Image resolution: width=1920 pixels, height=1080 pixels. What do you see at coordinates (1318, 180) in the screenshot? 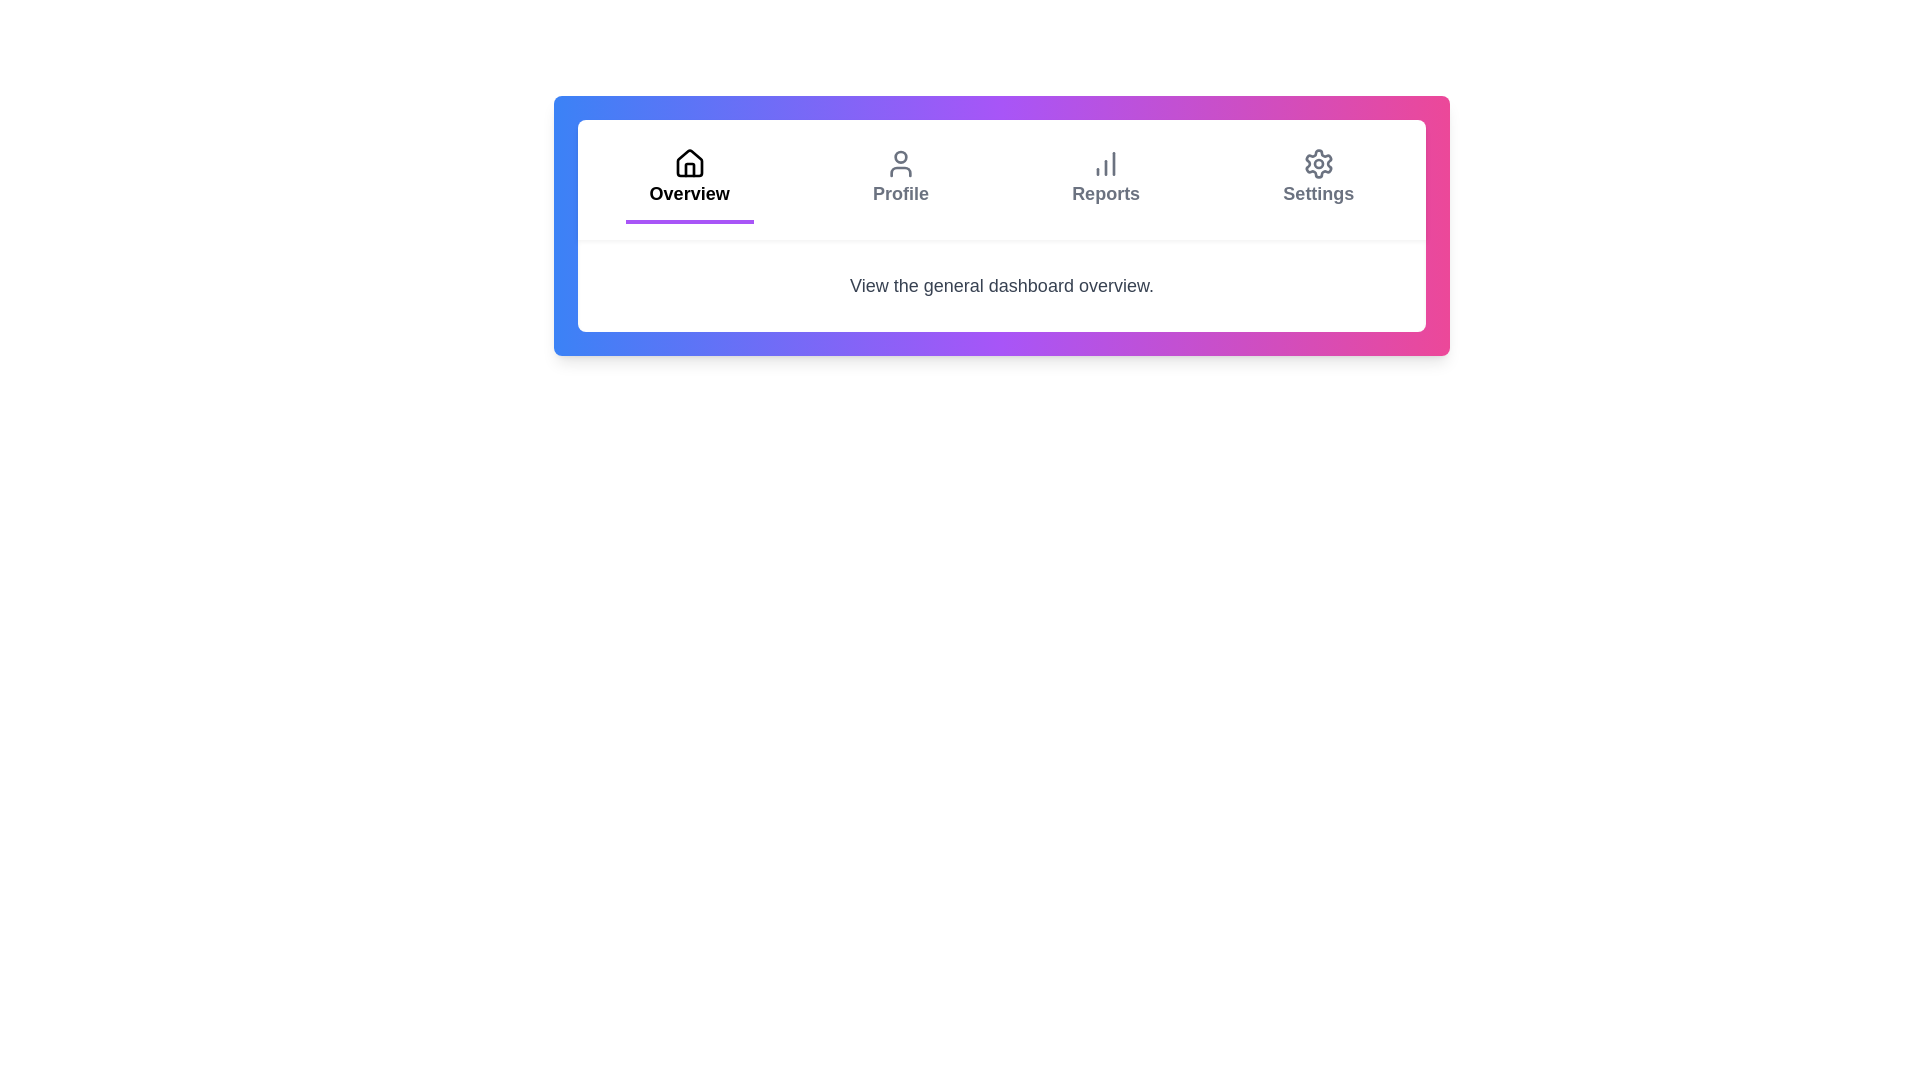
I see `the 'Settings' button, which is the fourth item in the horizontal navigation bar and features a gear icon above the text label` at bounding box center [1318, 180].